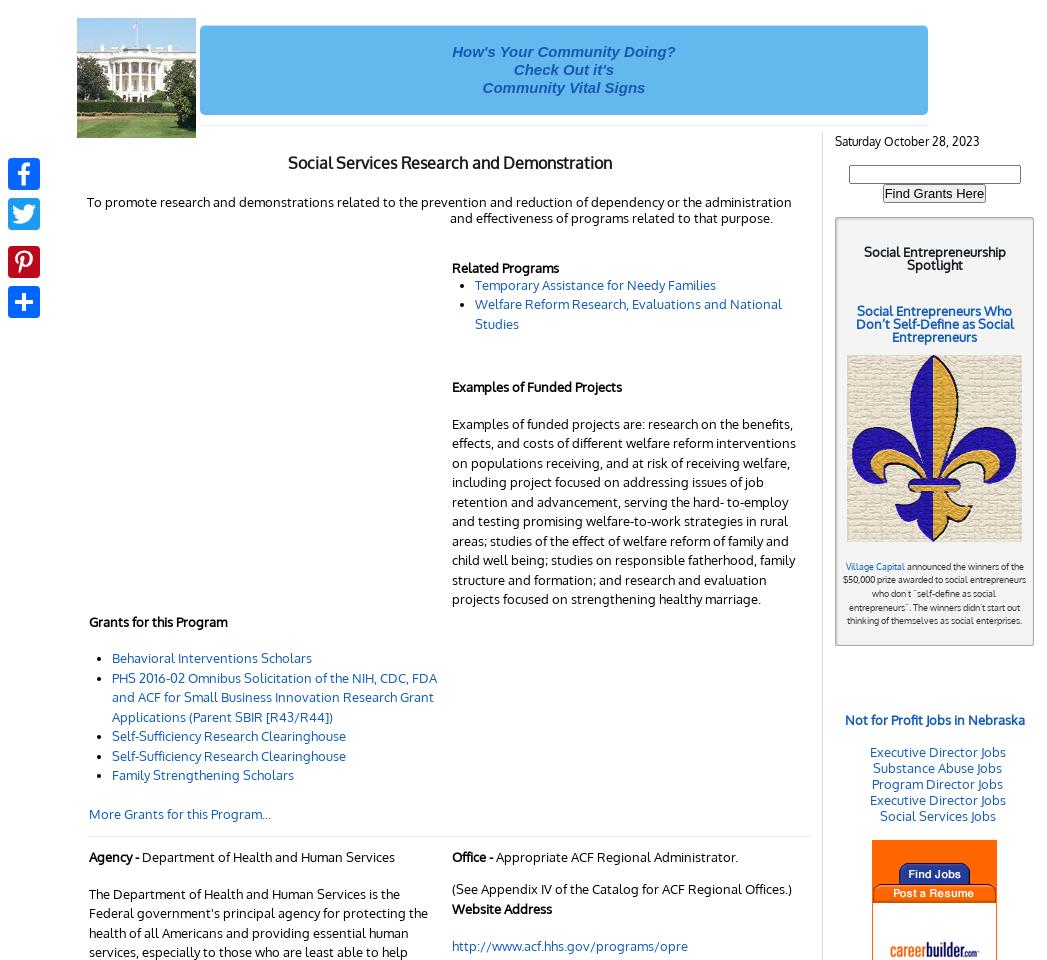  What do you see at coordinates (451, 855) in the screenshot?
I see `'Office -'` at bounding box center [451, 855].